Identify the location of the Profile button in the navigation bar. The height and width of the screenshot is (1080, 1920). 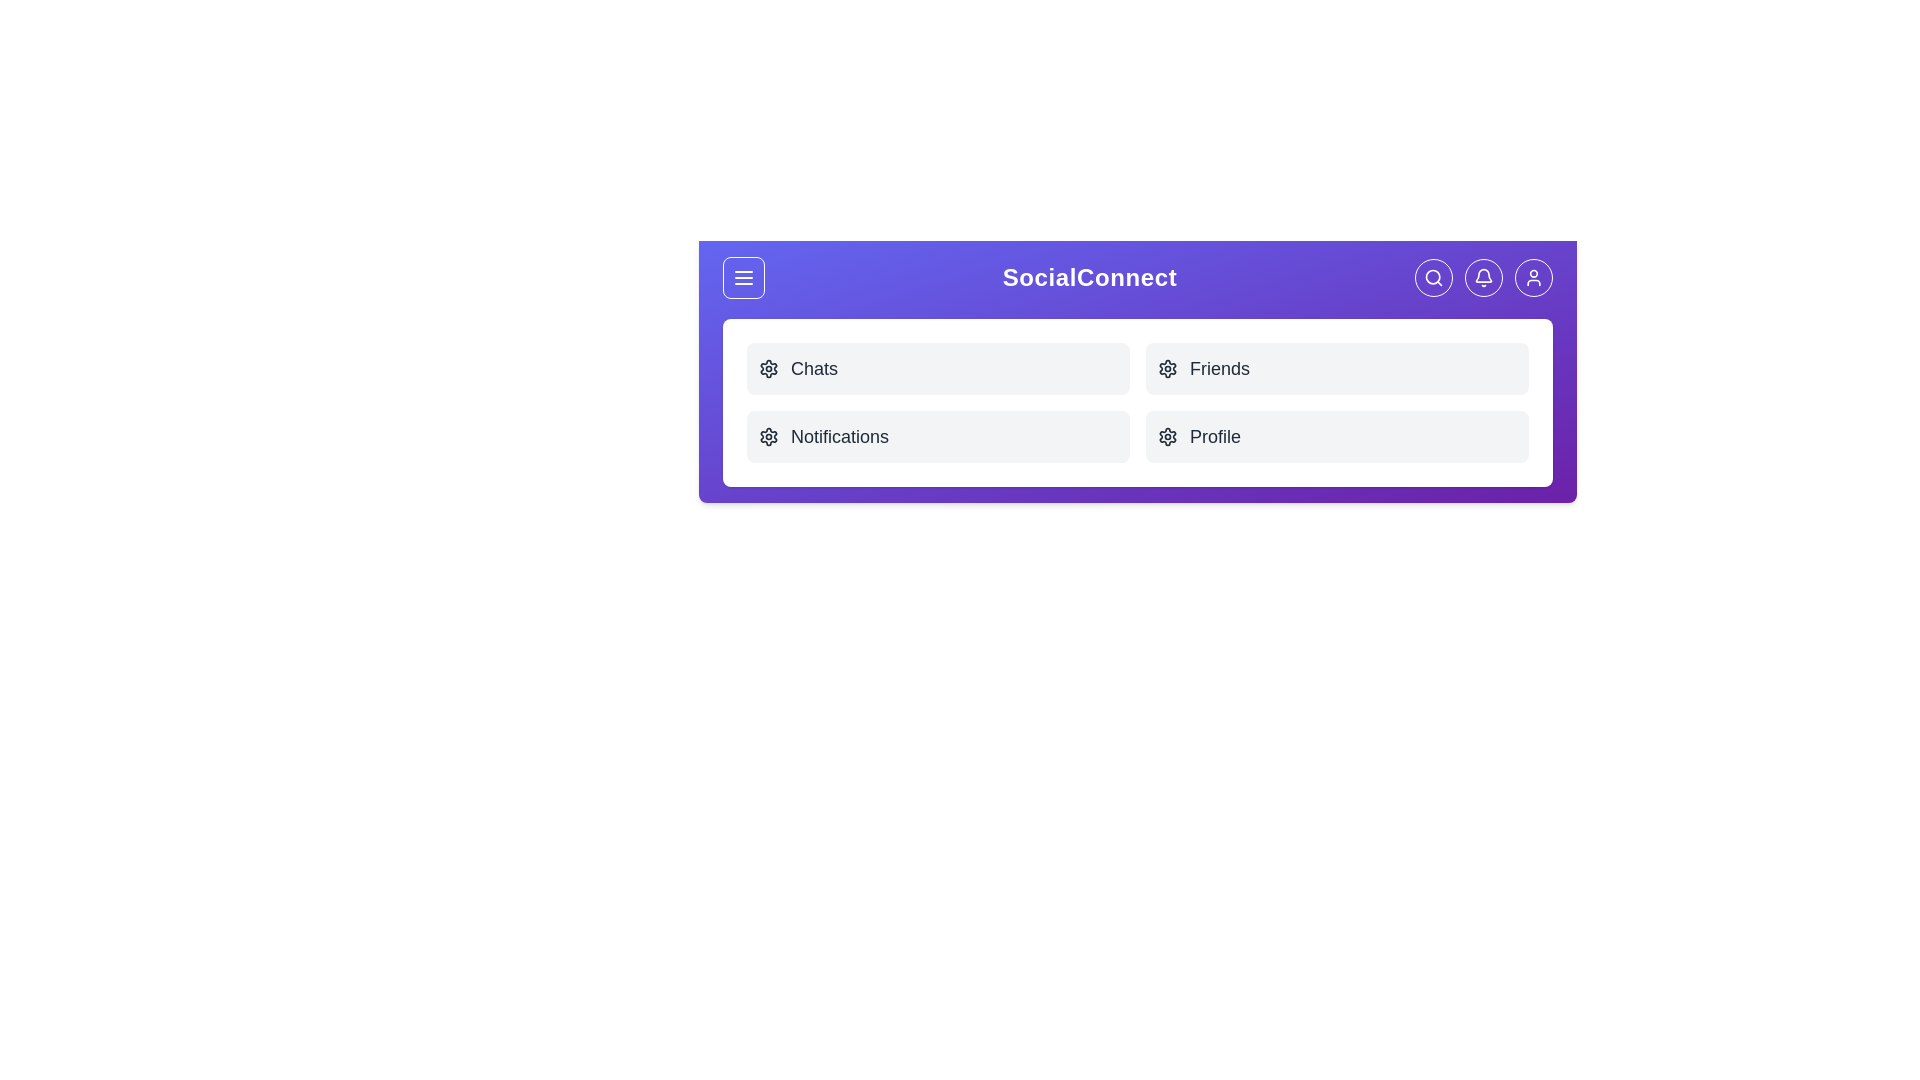
(1533, 277).